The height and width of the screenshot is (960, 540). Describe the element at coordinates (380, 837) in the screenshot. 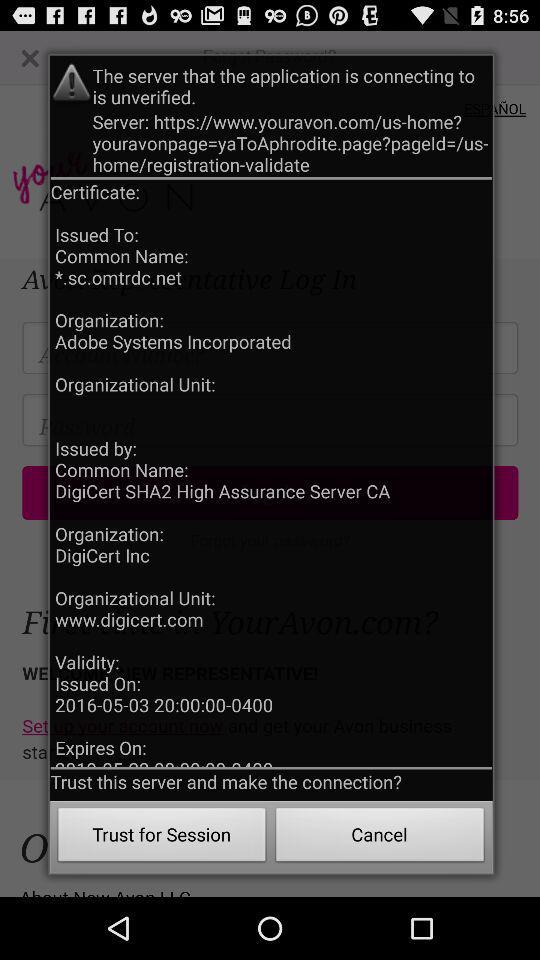

I see `item to the right of trust for session icon` at that location.